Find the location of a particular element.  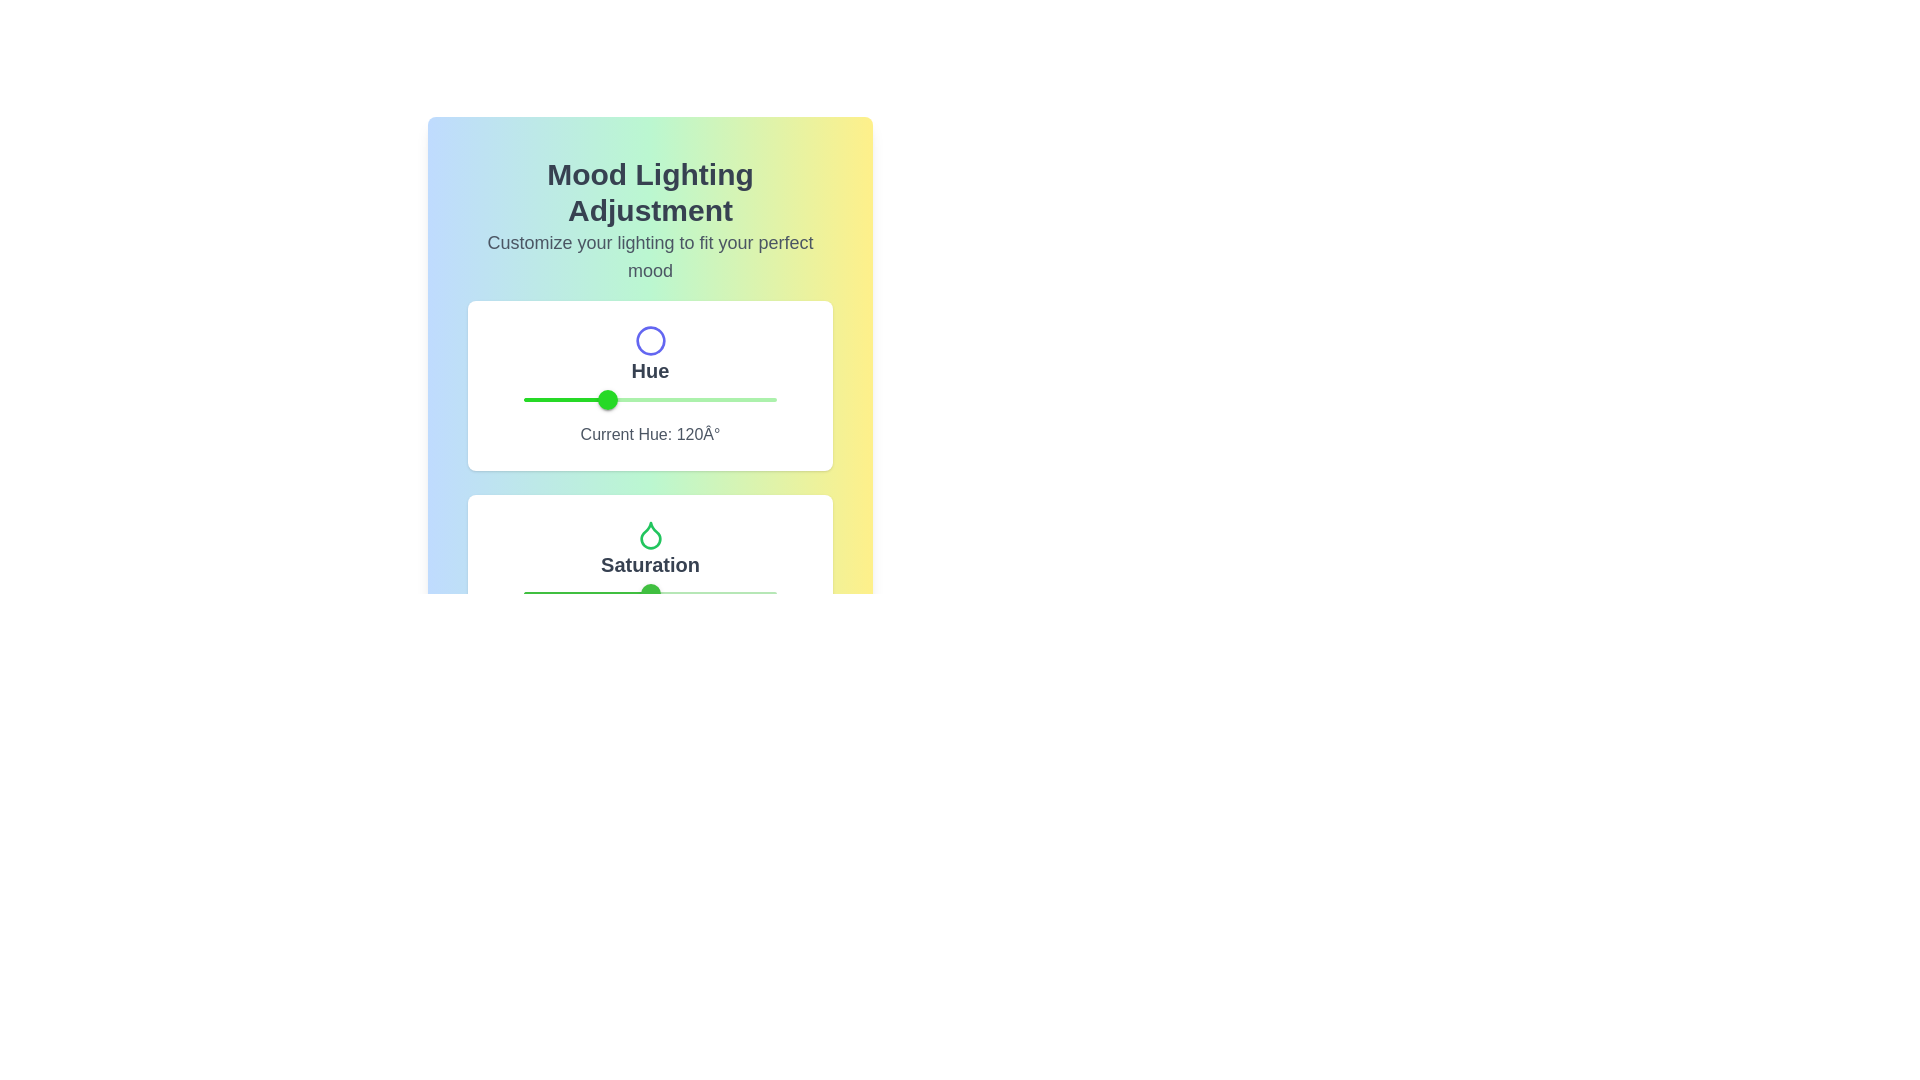

the slider is located at coordinates (556, 593).